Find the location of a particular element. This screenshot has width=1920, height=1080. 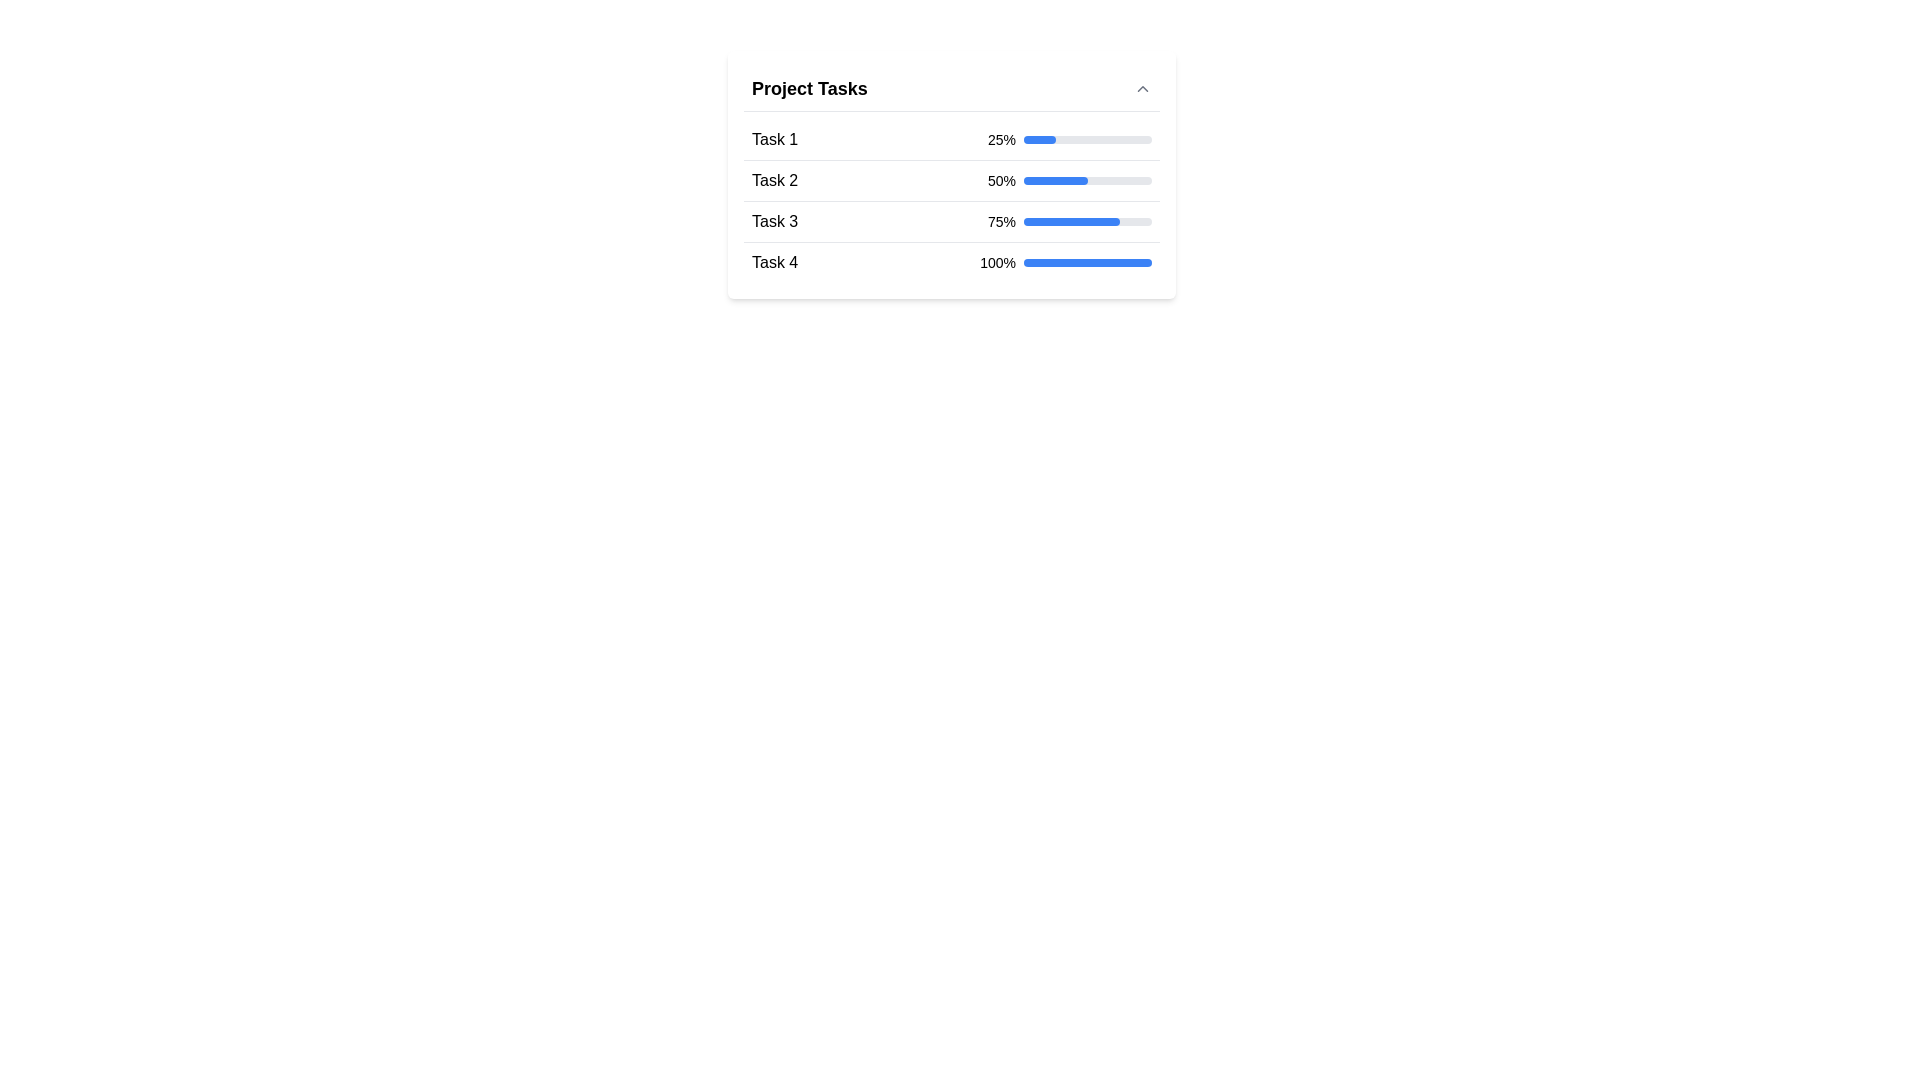

the text label that serves as the title for the fourth task in the task list is located at coordinates (774, 261).